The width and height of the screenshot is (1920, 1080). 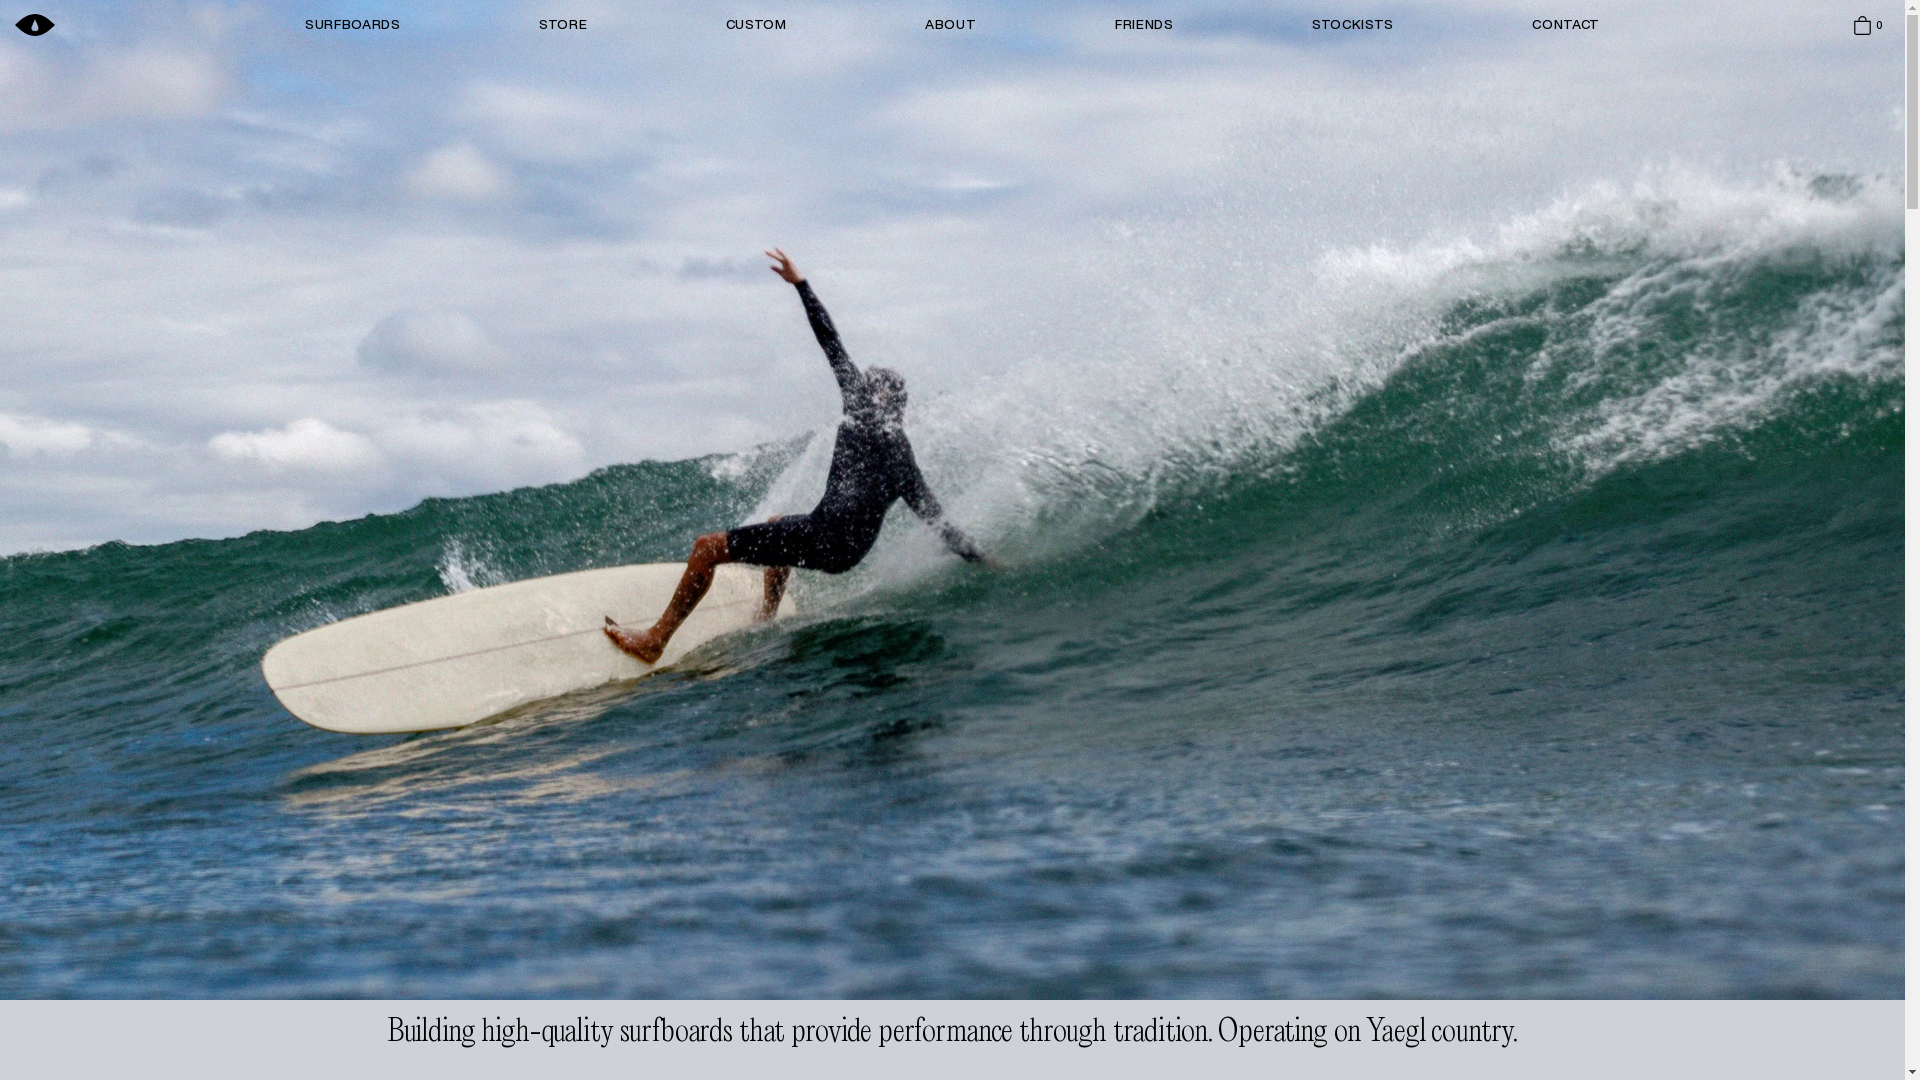 I want to click on 'STOCKISTS', so click(x=1353, y=24).